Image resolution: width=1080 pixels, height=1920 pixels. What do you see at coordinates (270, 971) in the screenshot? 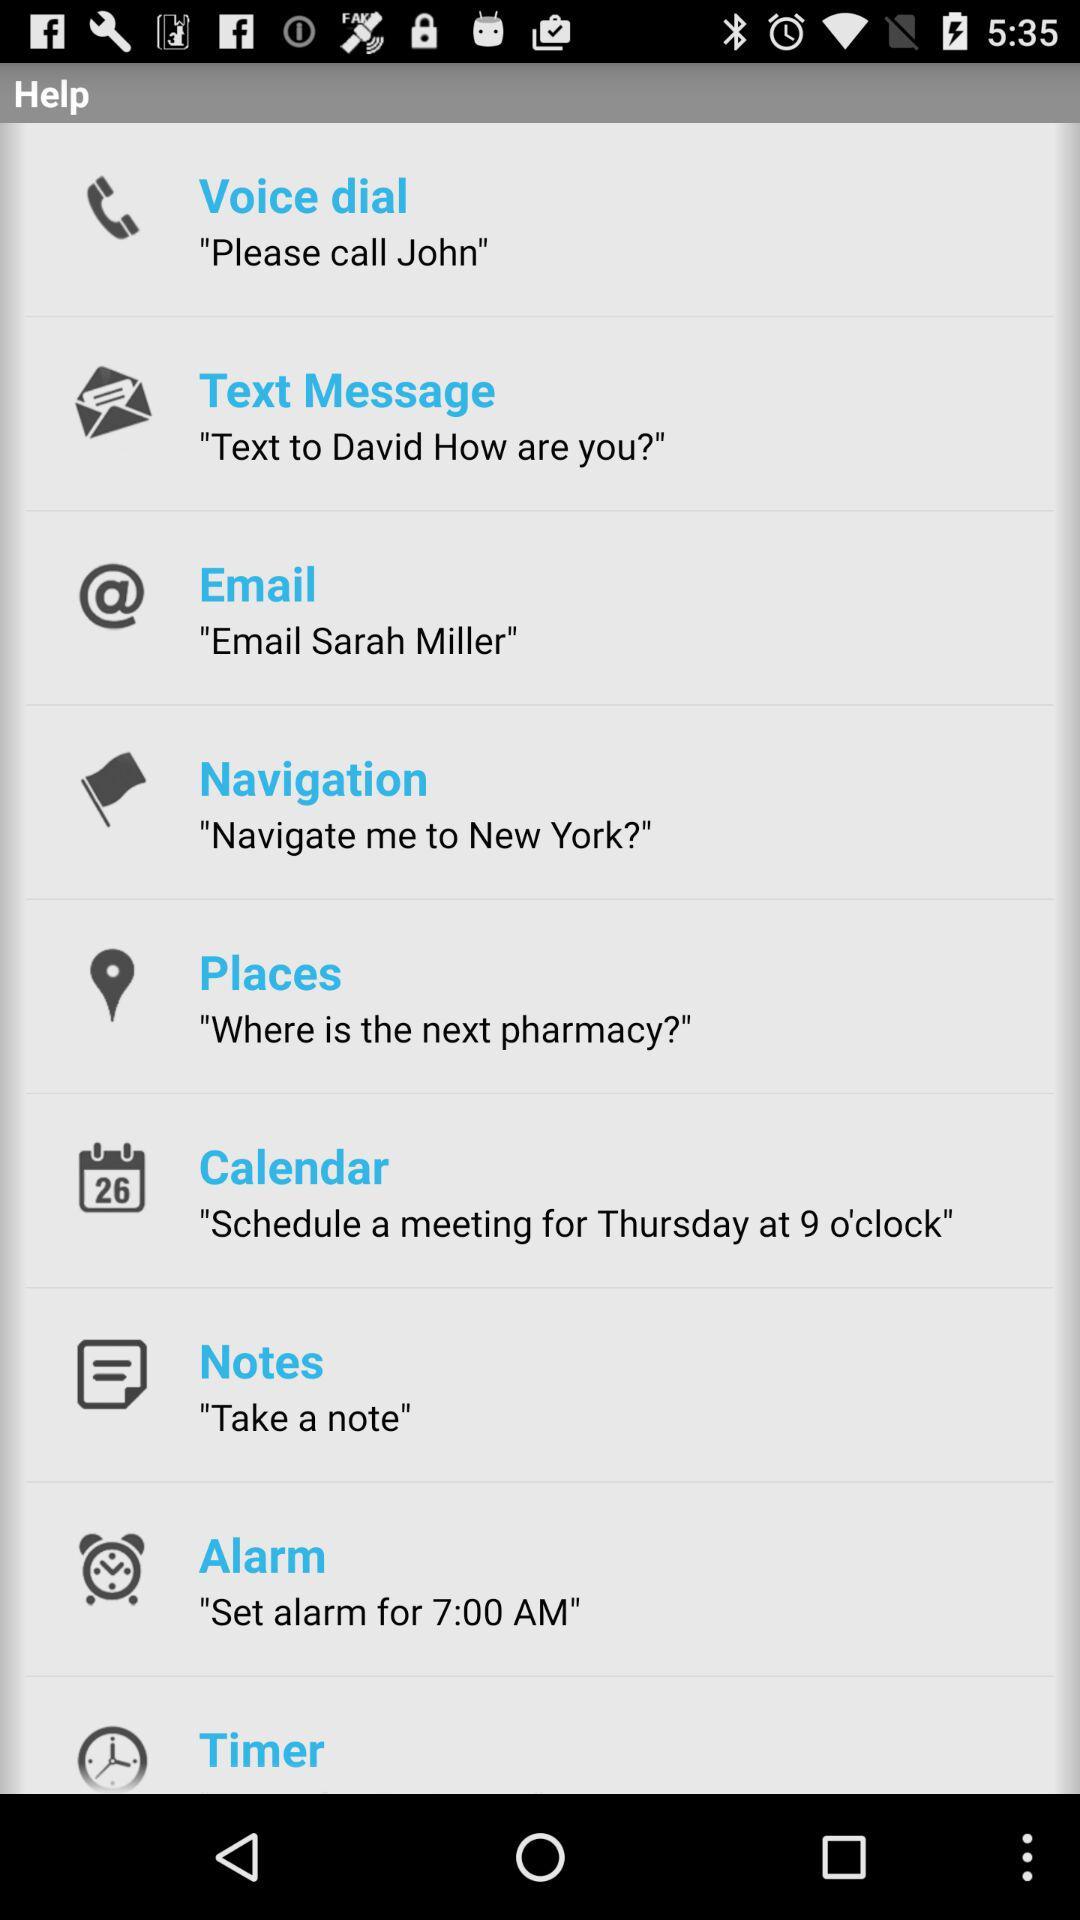
I see `icon above the where is the app` at bounding box center [270, 971].